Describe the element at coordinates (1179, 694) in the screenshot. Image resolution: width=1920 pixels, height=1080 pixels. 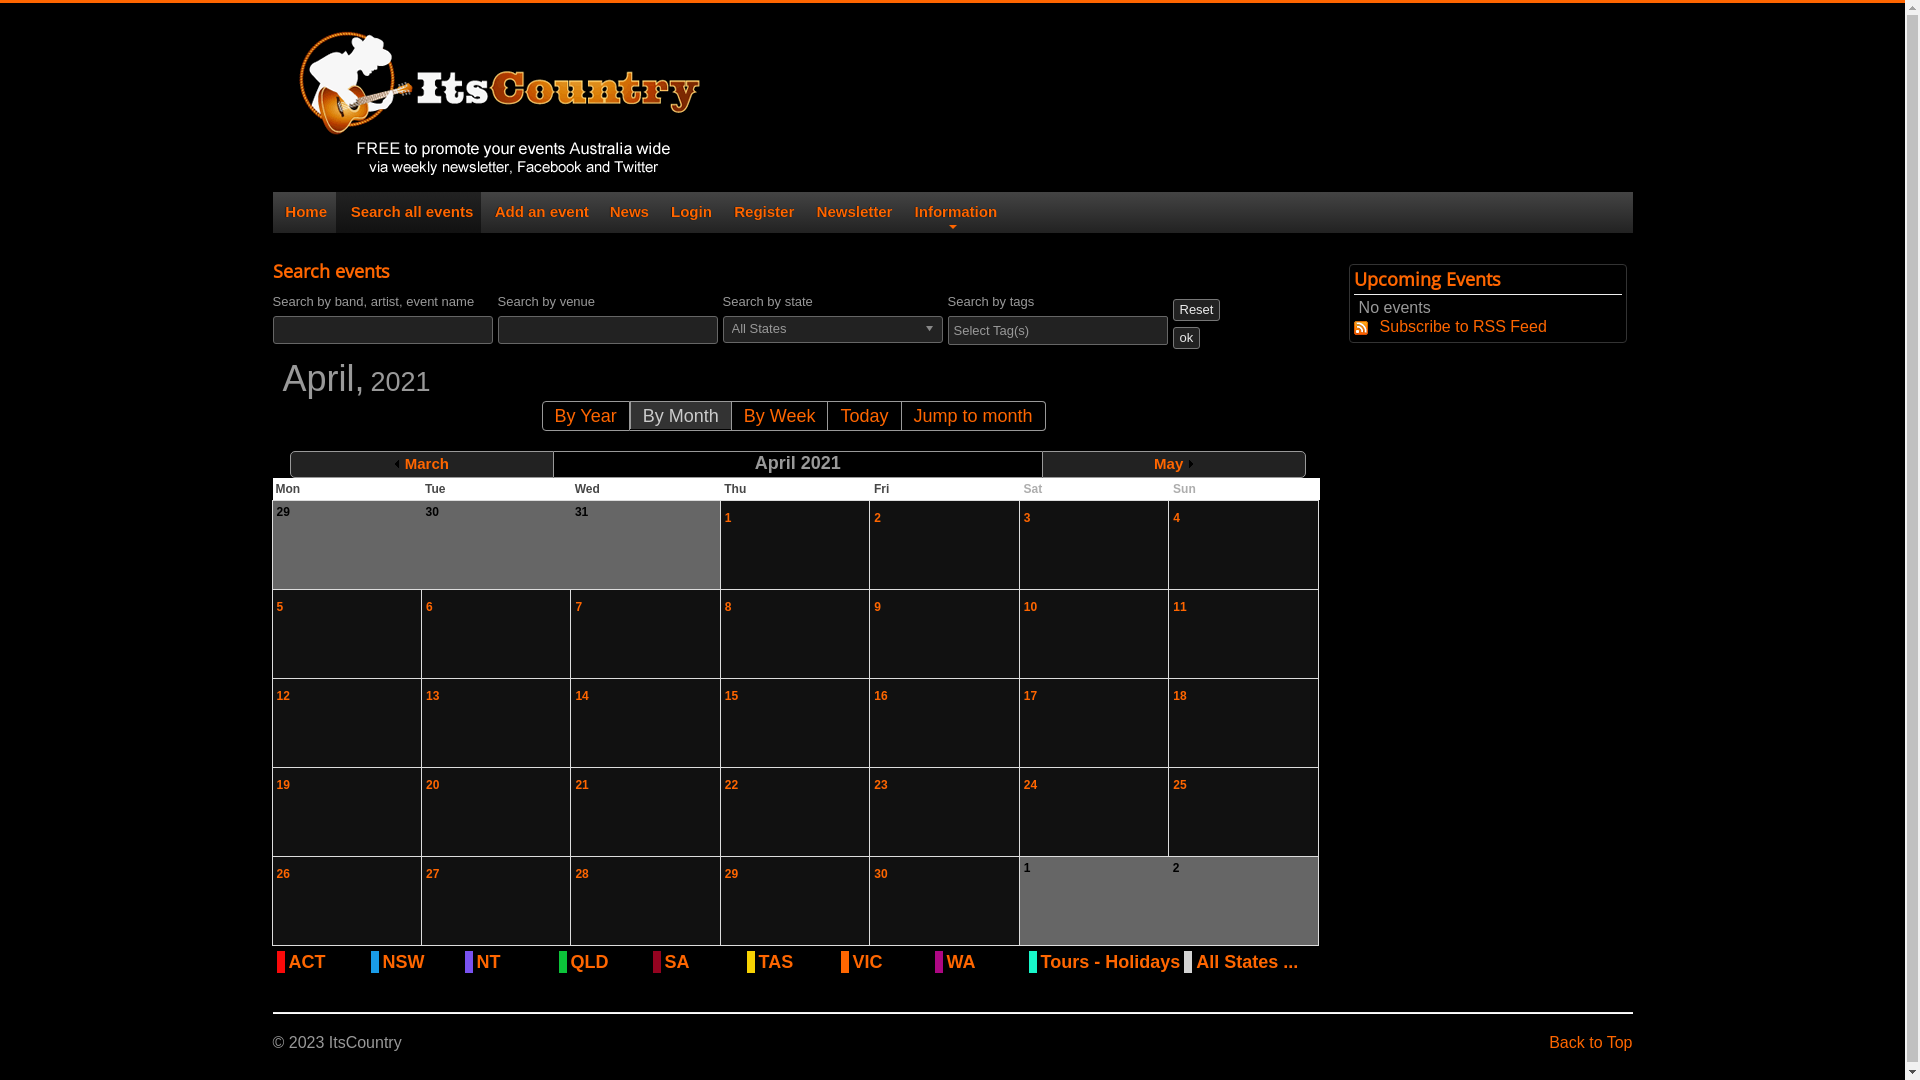
I see `'18'` at that location.